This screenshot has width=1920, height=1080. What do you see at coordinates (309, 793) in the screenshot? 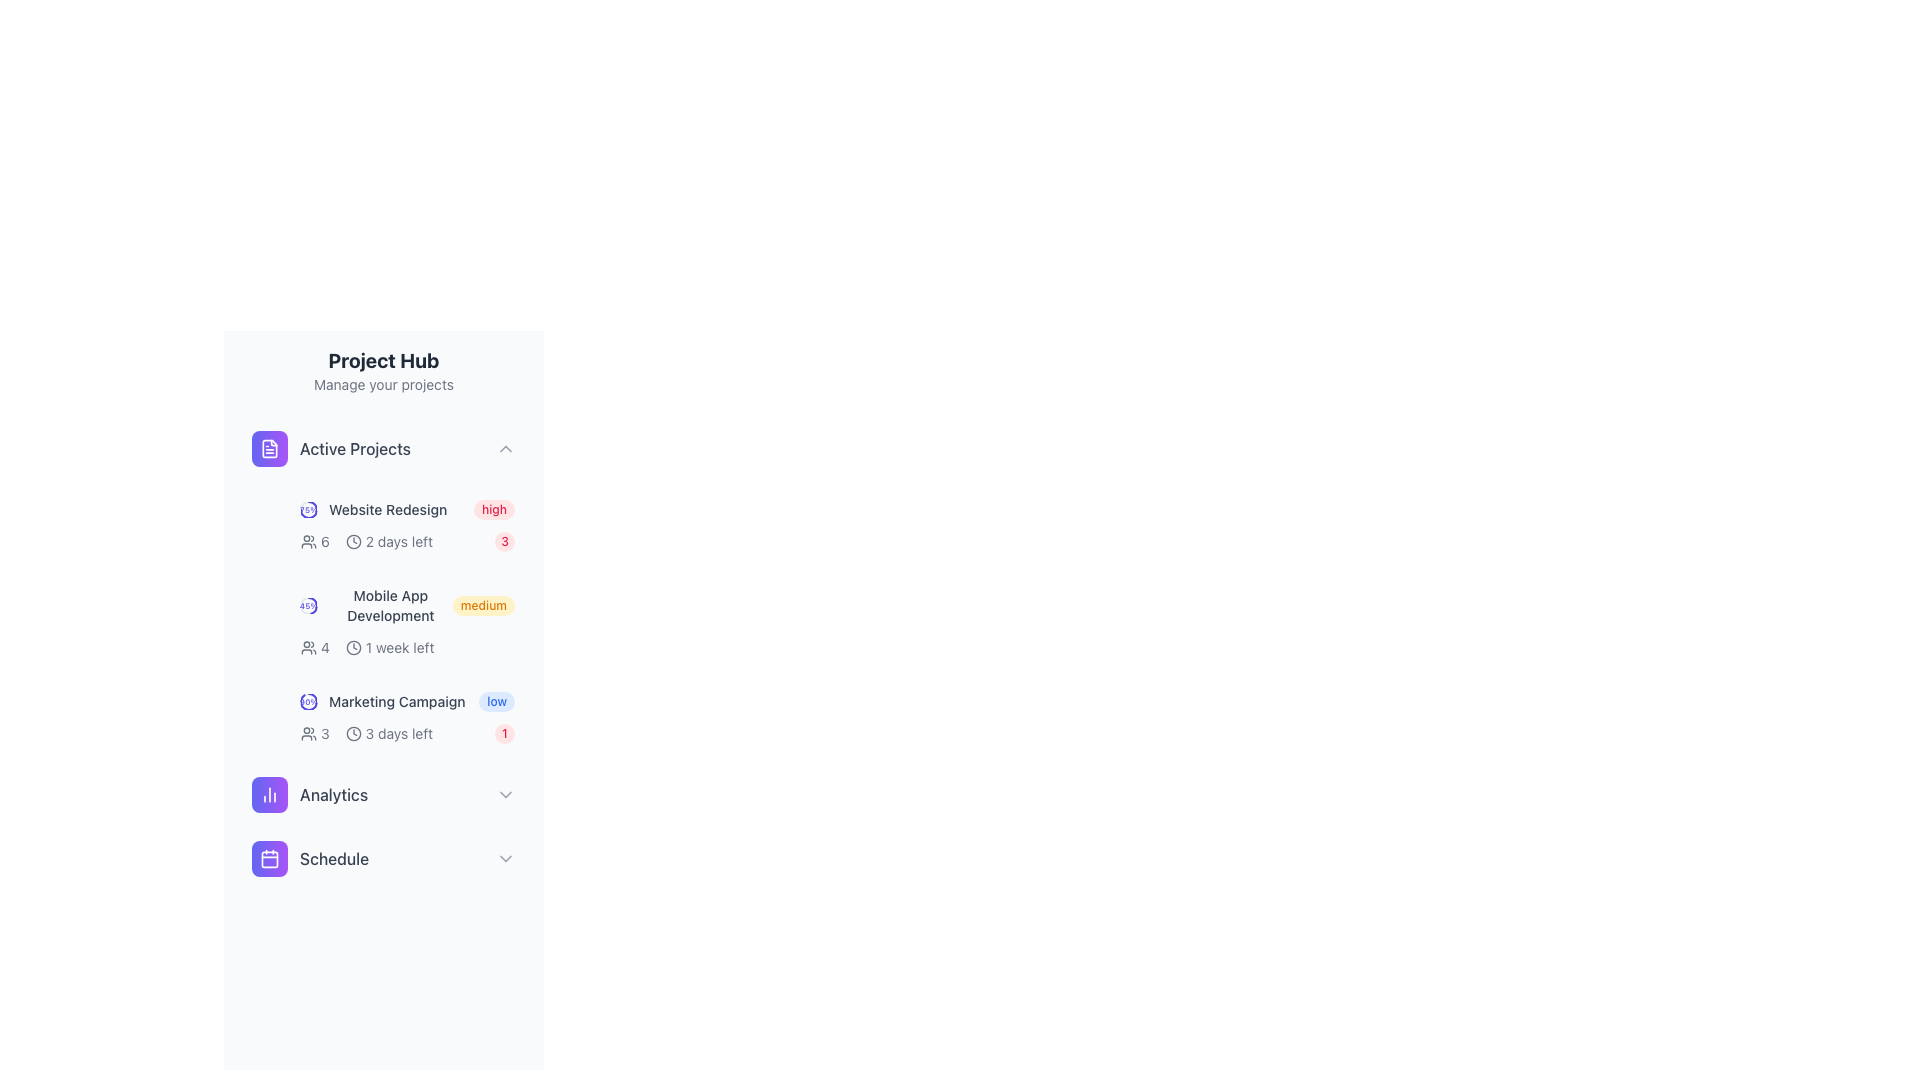
I see `the analytics navigation label located in the sidebar, positioned between 'Marketing Campaign' and 'Schedule'` at bounding box center [309, 793].